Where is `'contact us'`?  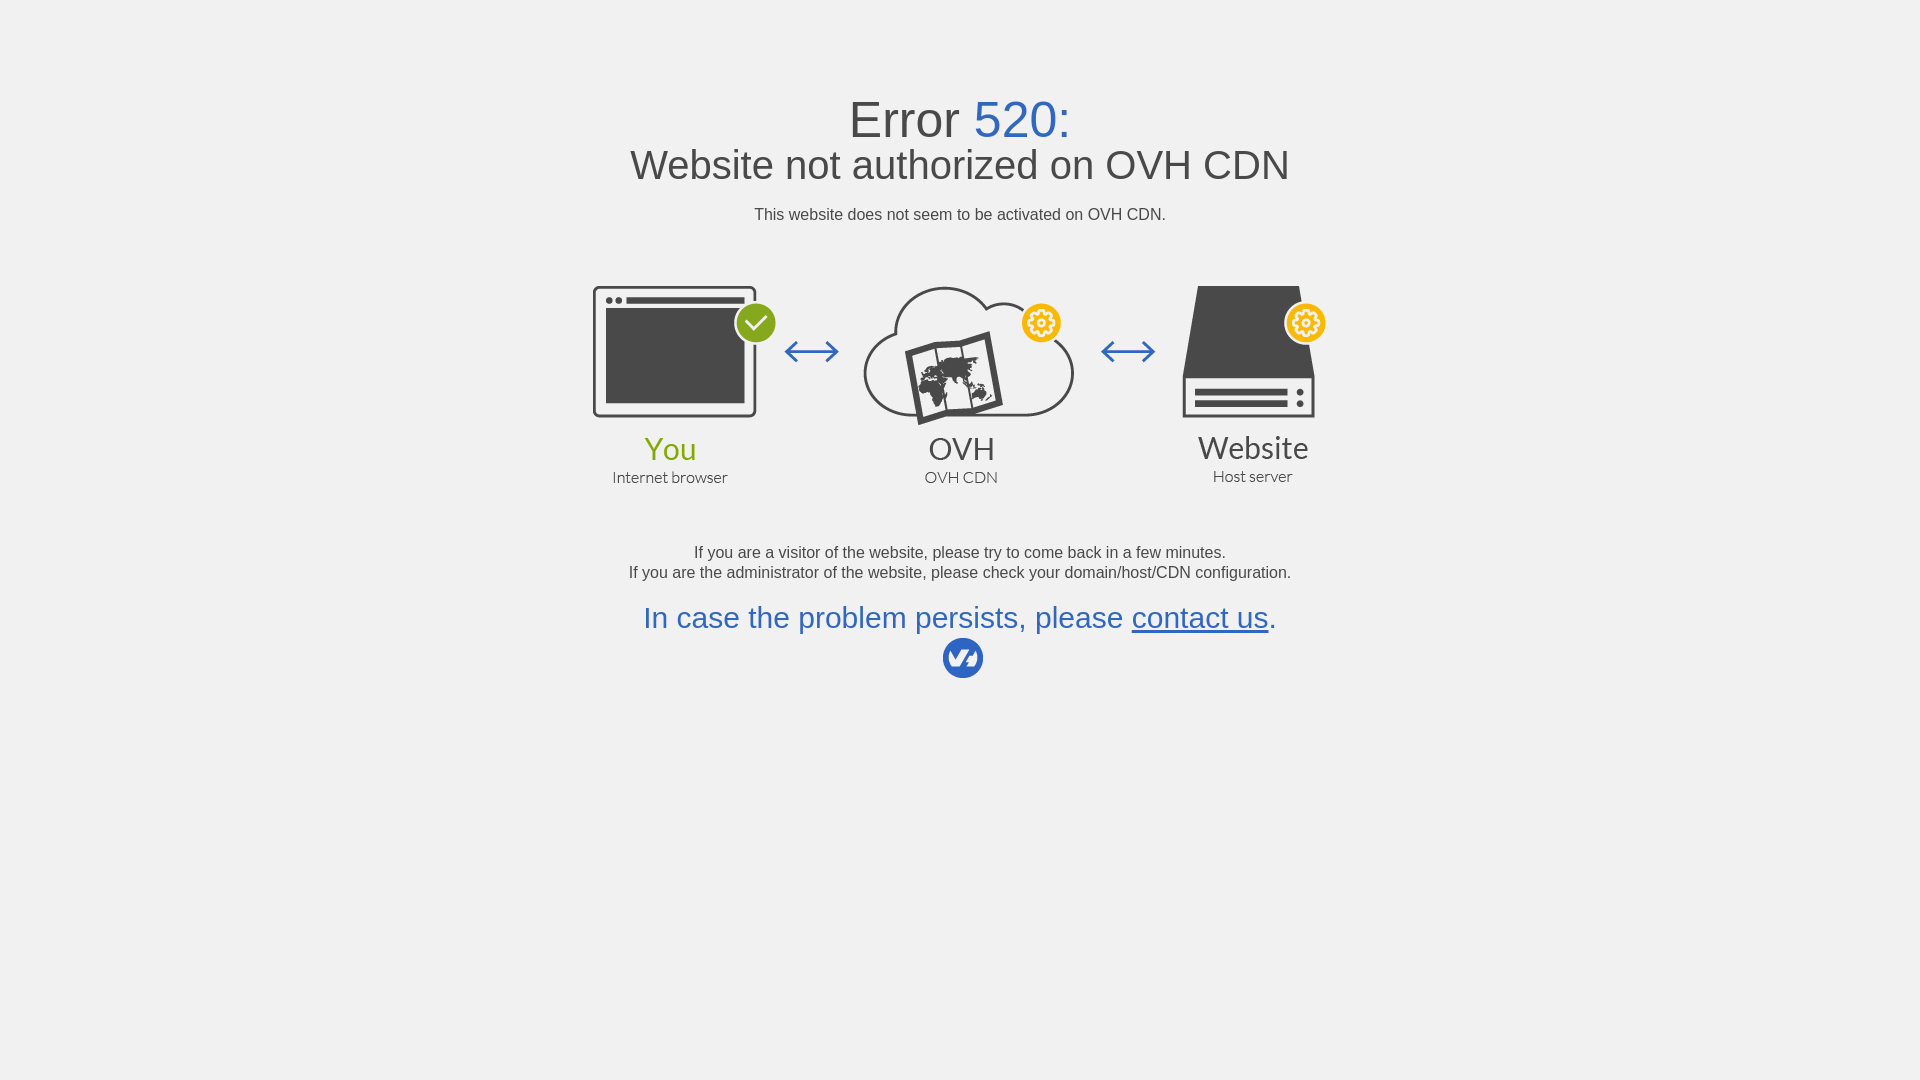 'contact us' is located at coordinates (1132, 616).